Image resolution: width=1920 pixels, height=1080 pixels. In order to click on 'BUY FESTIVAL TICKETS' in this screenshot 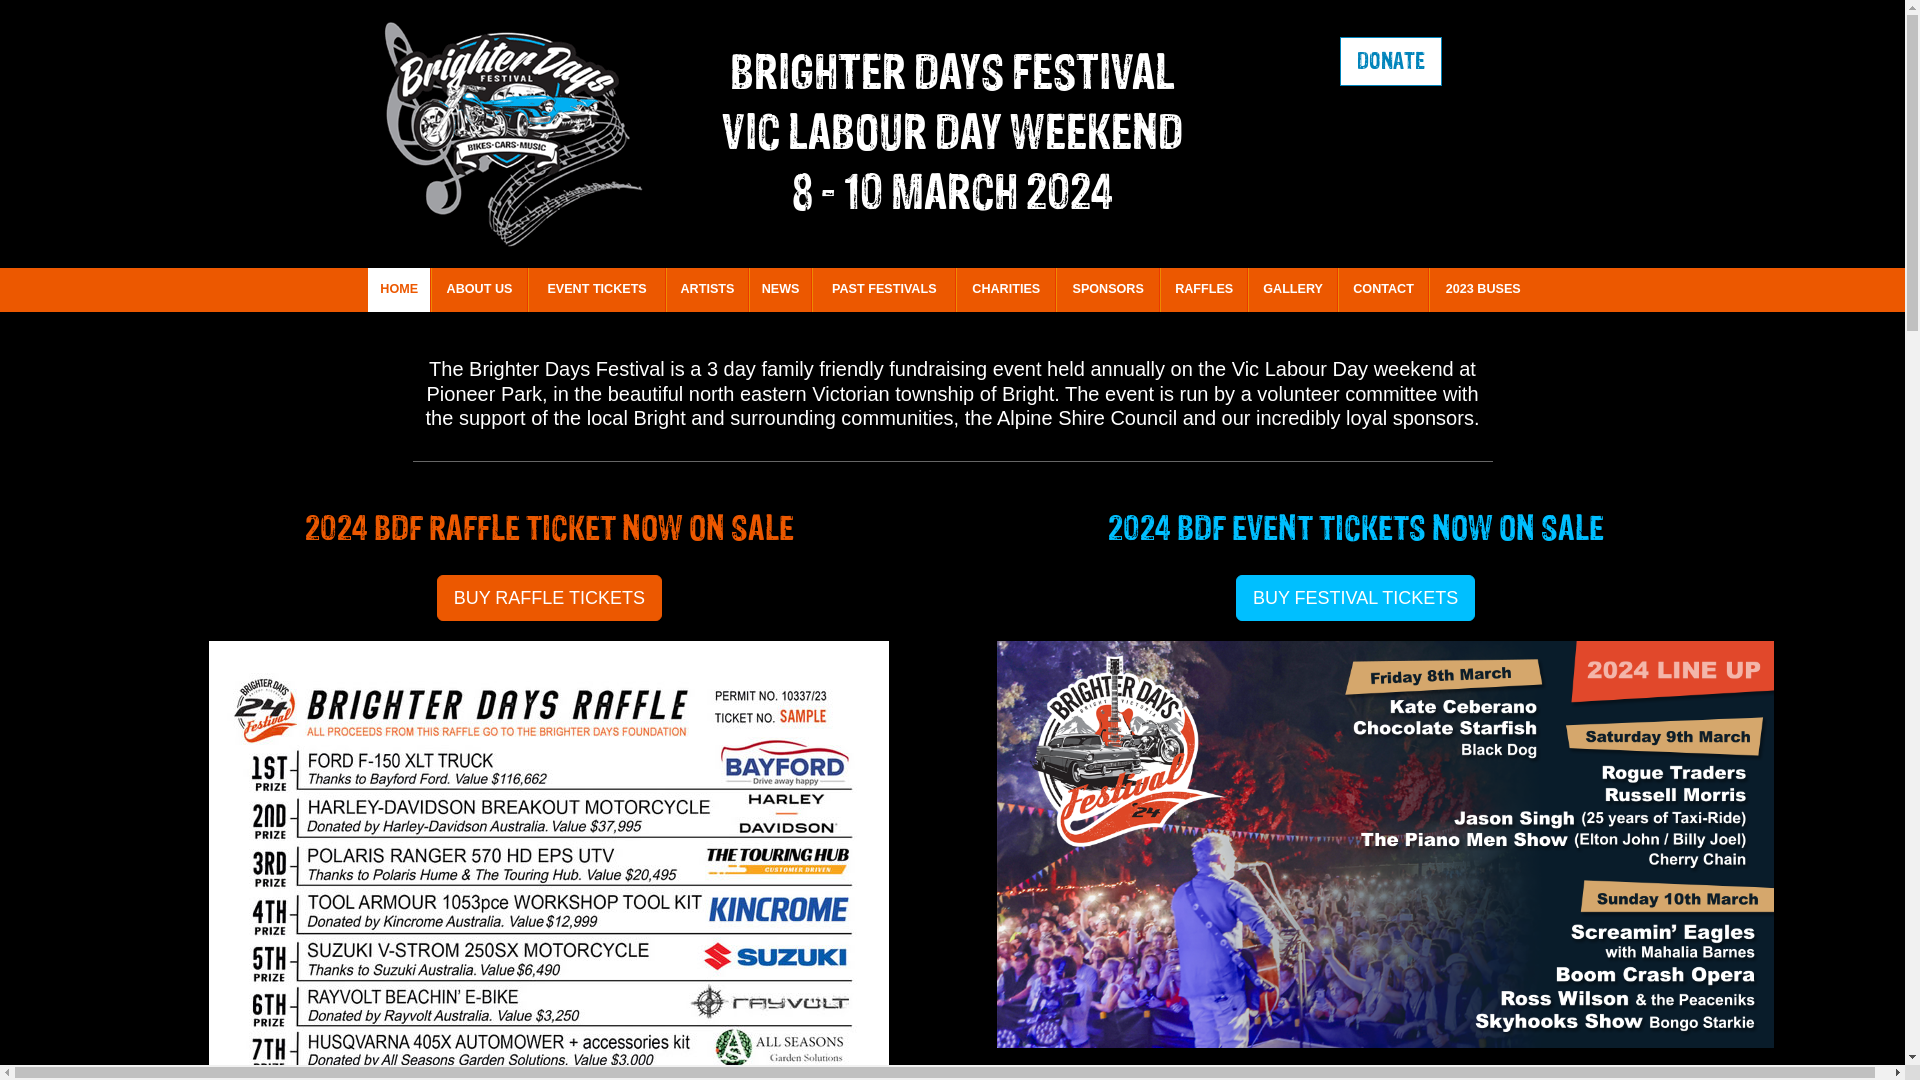, I will do `click(1355, 596)`.